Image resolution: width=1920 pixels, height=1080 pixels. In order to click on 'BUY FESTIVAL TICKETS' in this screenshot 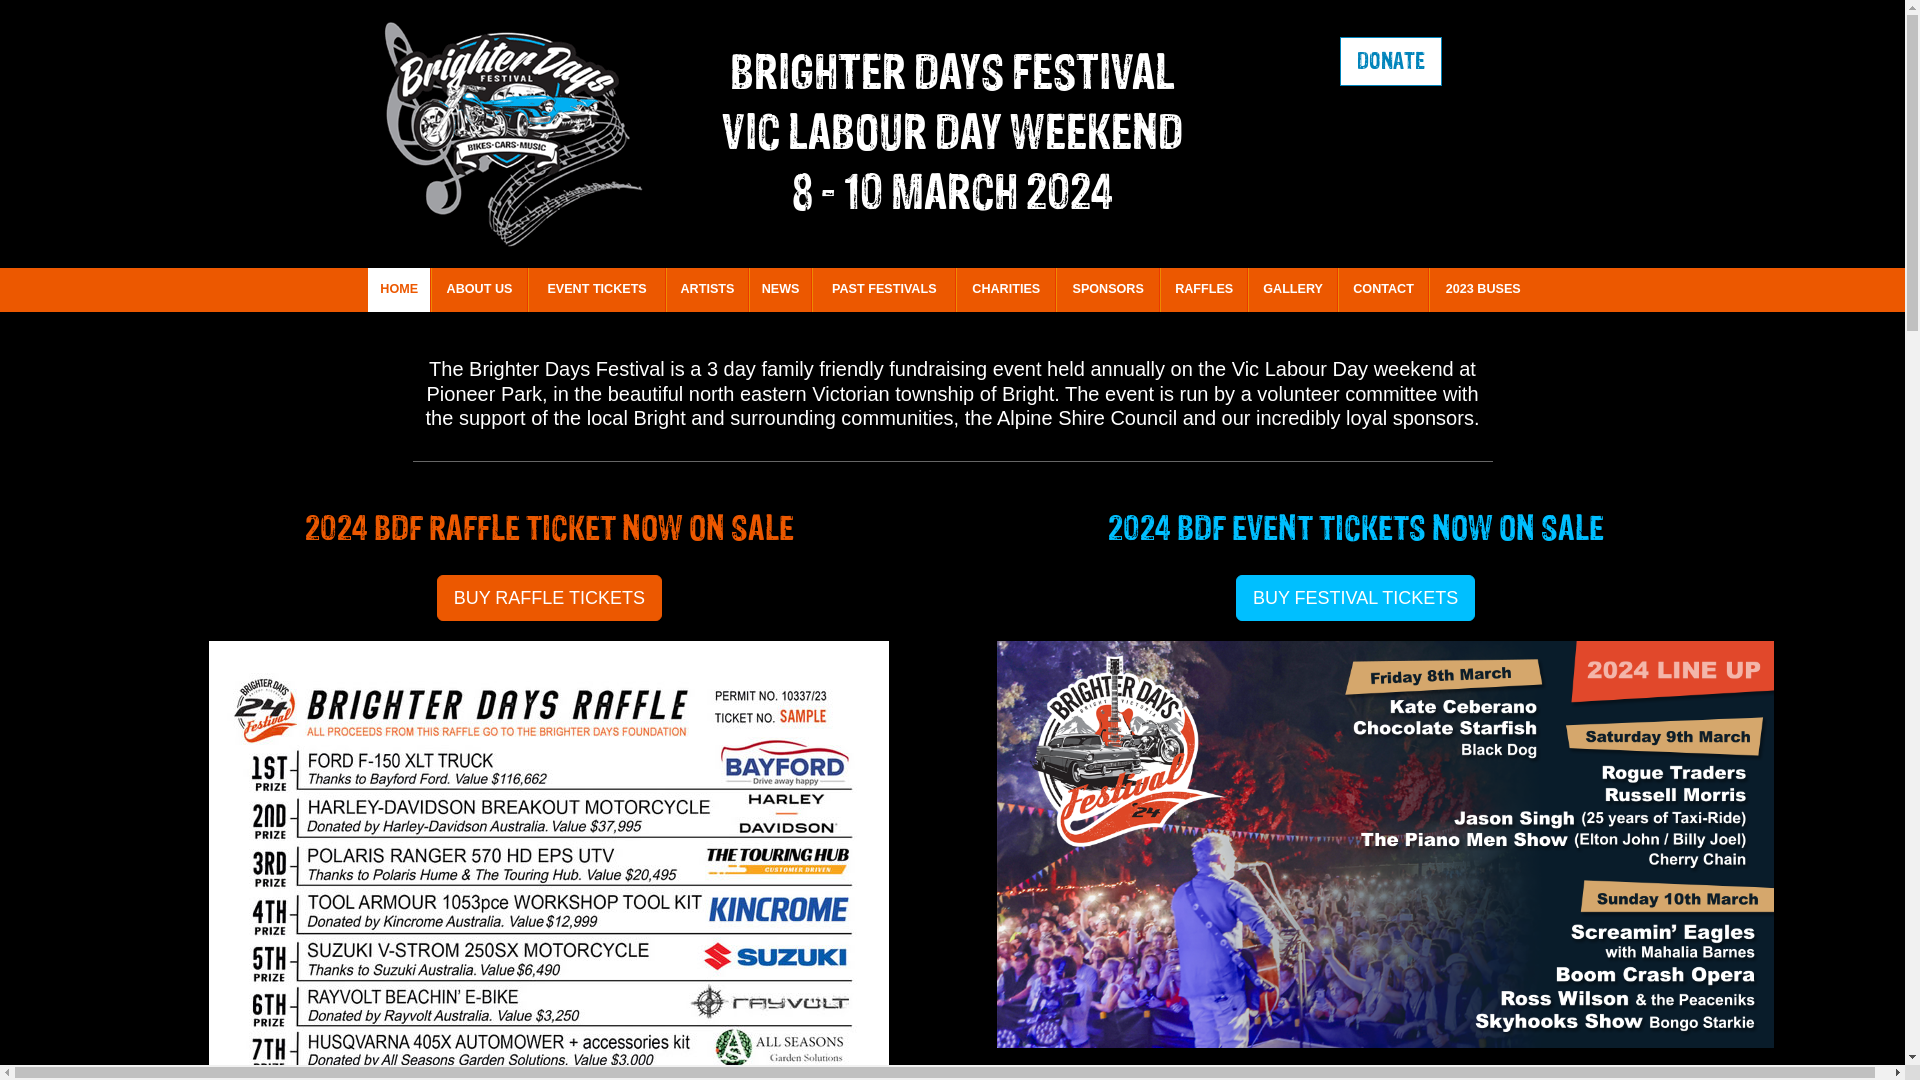, I will do `click(1355, 596)`.